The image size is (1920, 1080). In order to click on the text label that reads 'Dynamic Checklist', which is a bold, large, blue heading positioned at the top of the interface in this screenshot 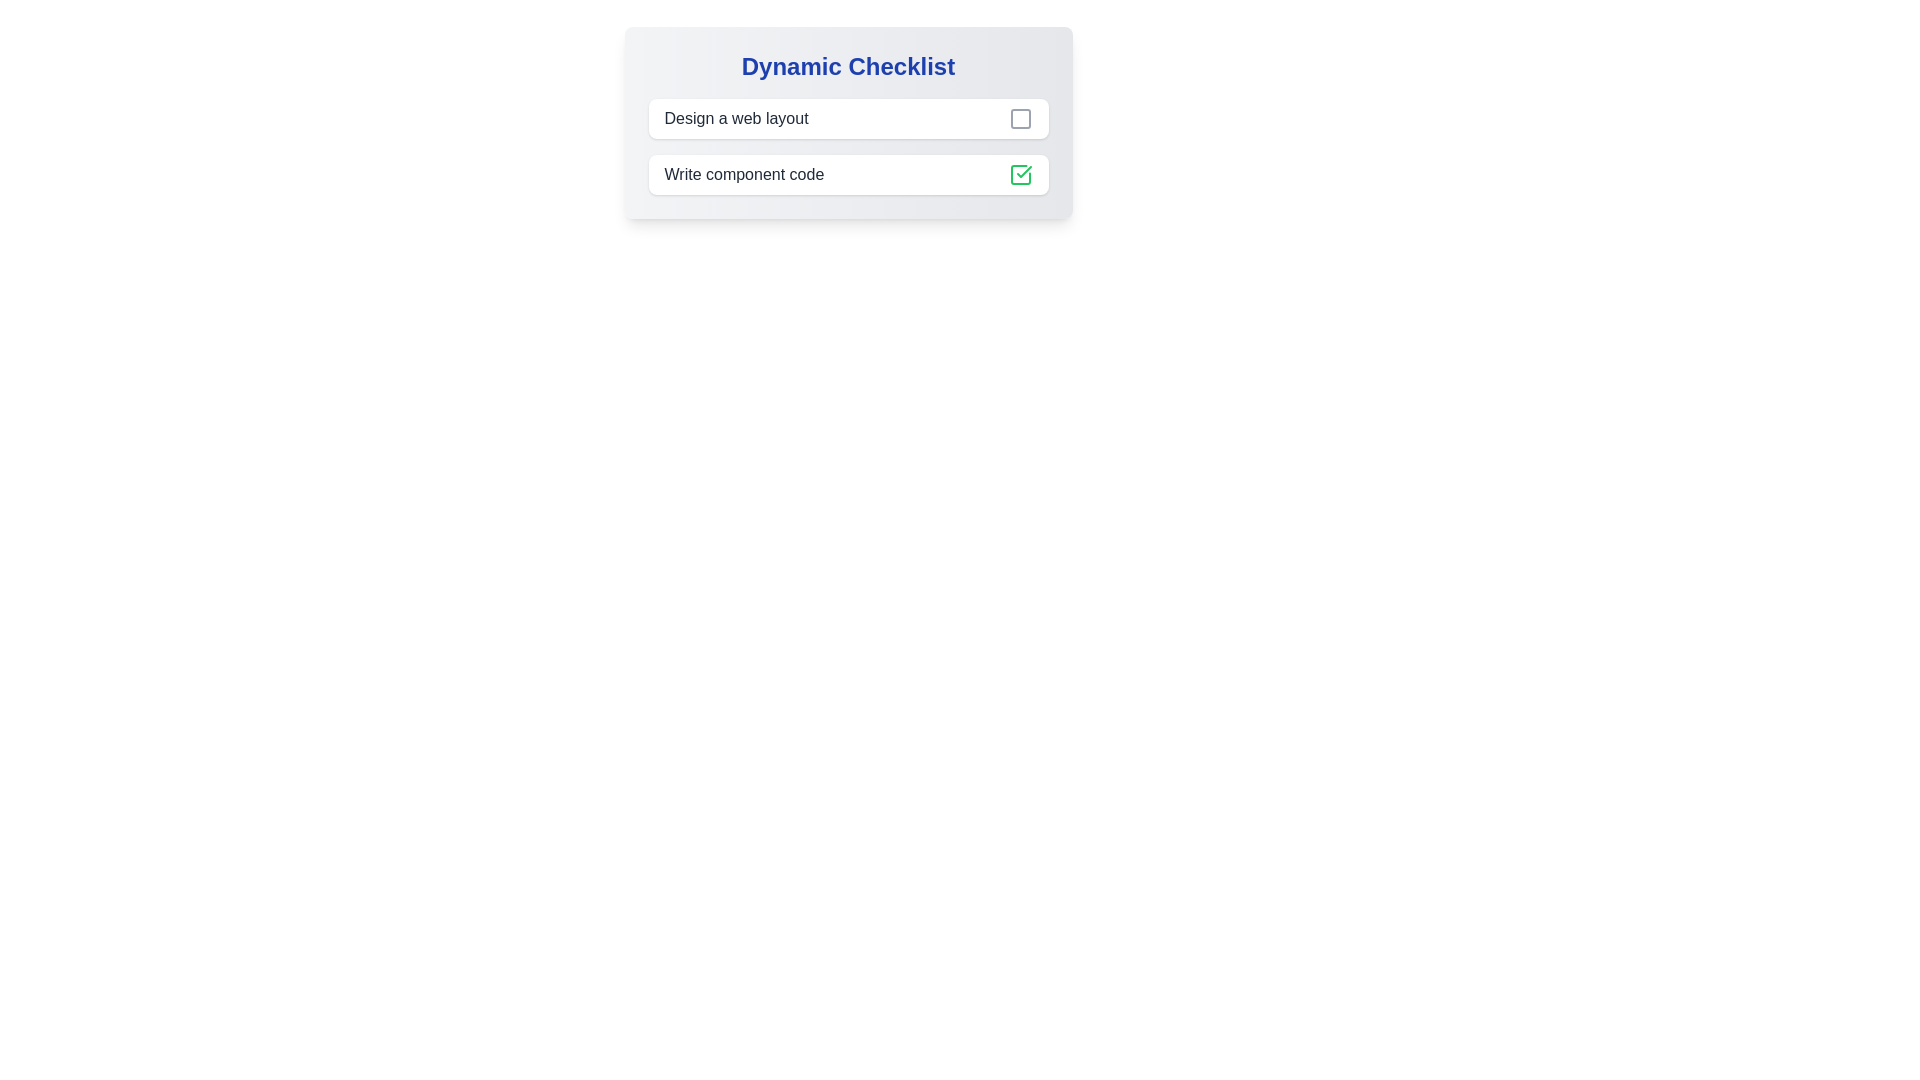, I will do `click(848, 65)`.